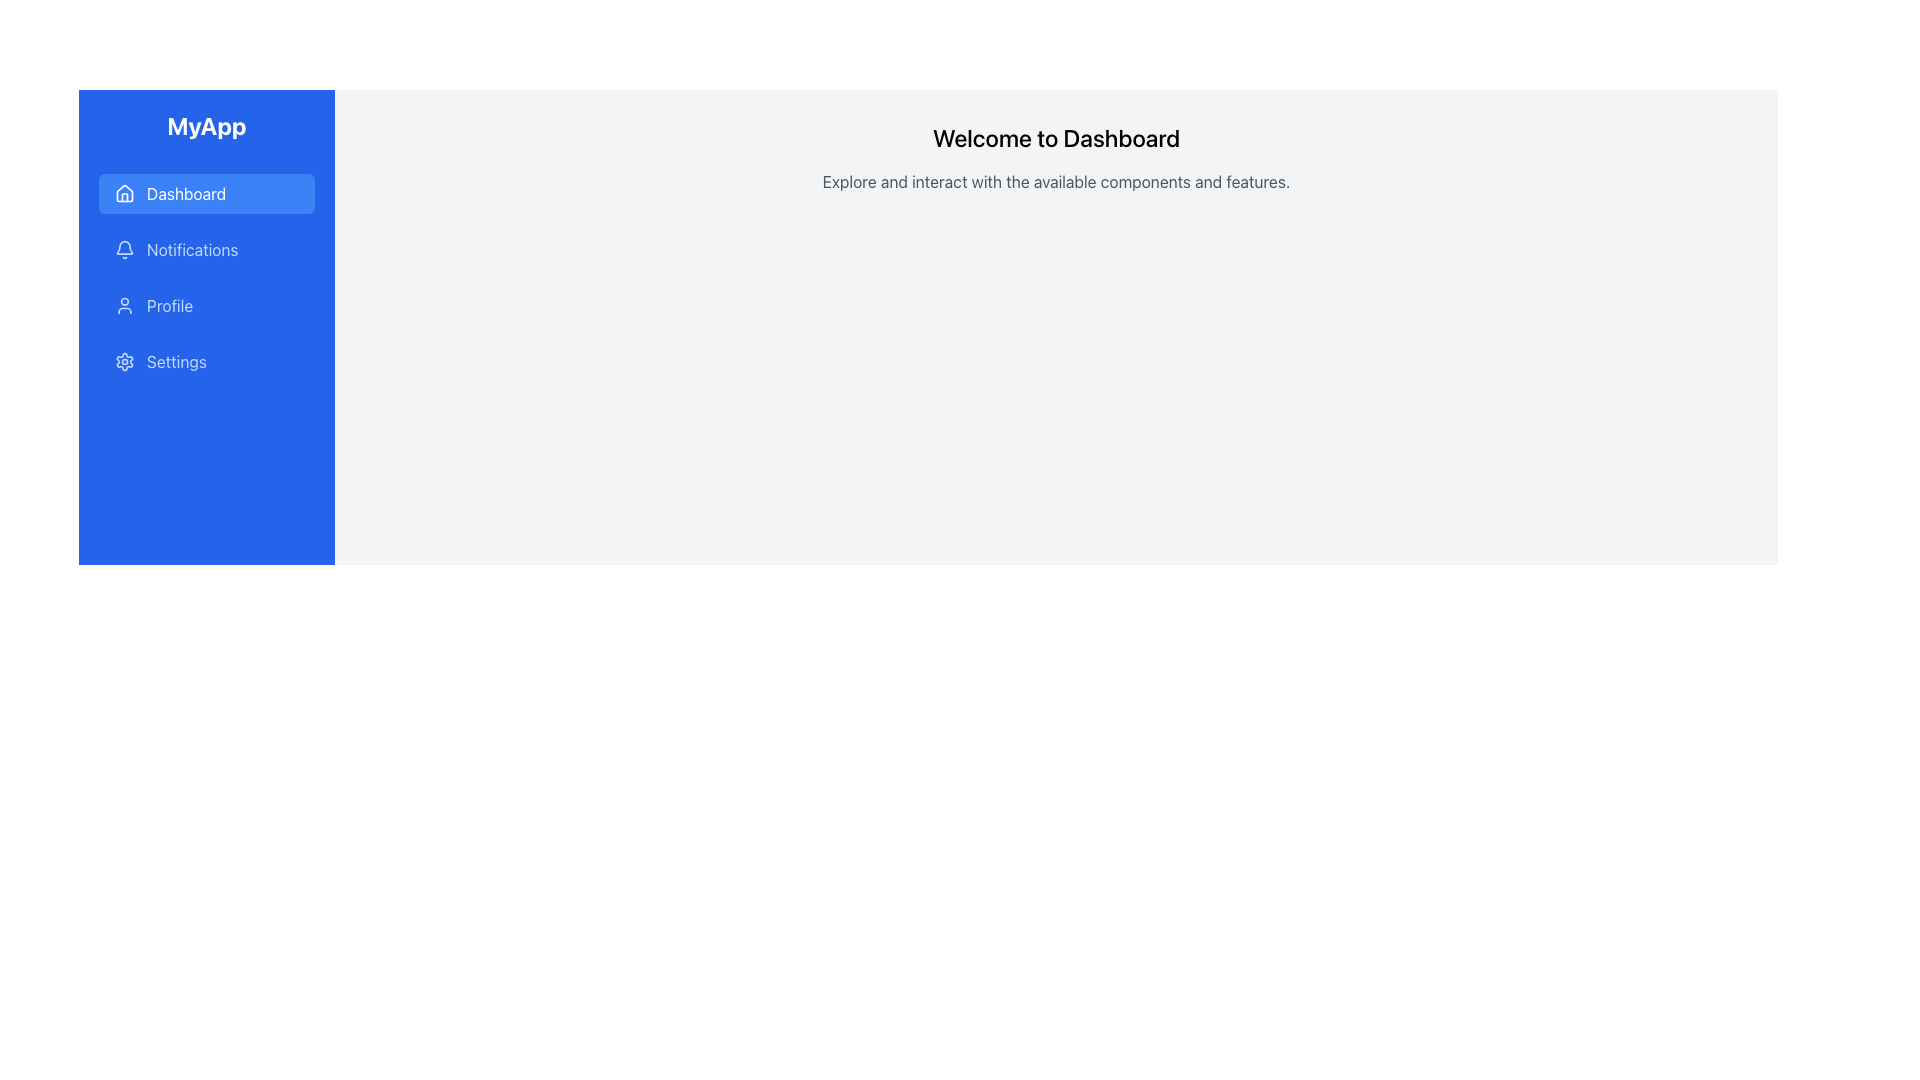  Describe the element at coordinates (123, 362) in the screenshot. I see `the small blue gear icon that signifies settings, located in the vertical navigation menu under the 'Profile' menu item` at that location.